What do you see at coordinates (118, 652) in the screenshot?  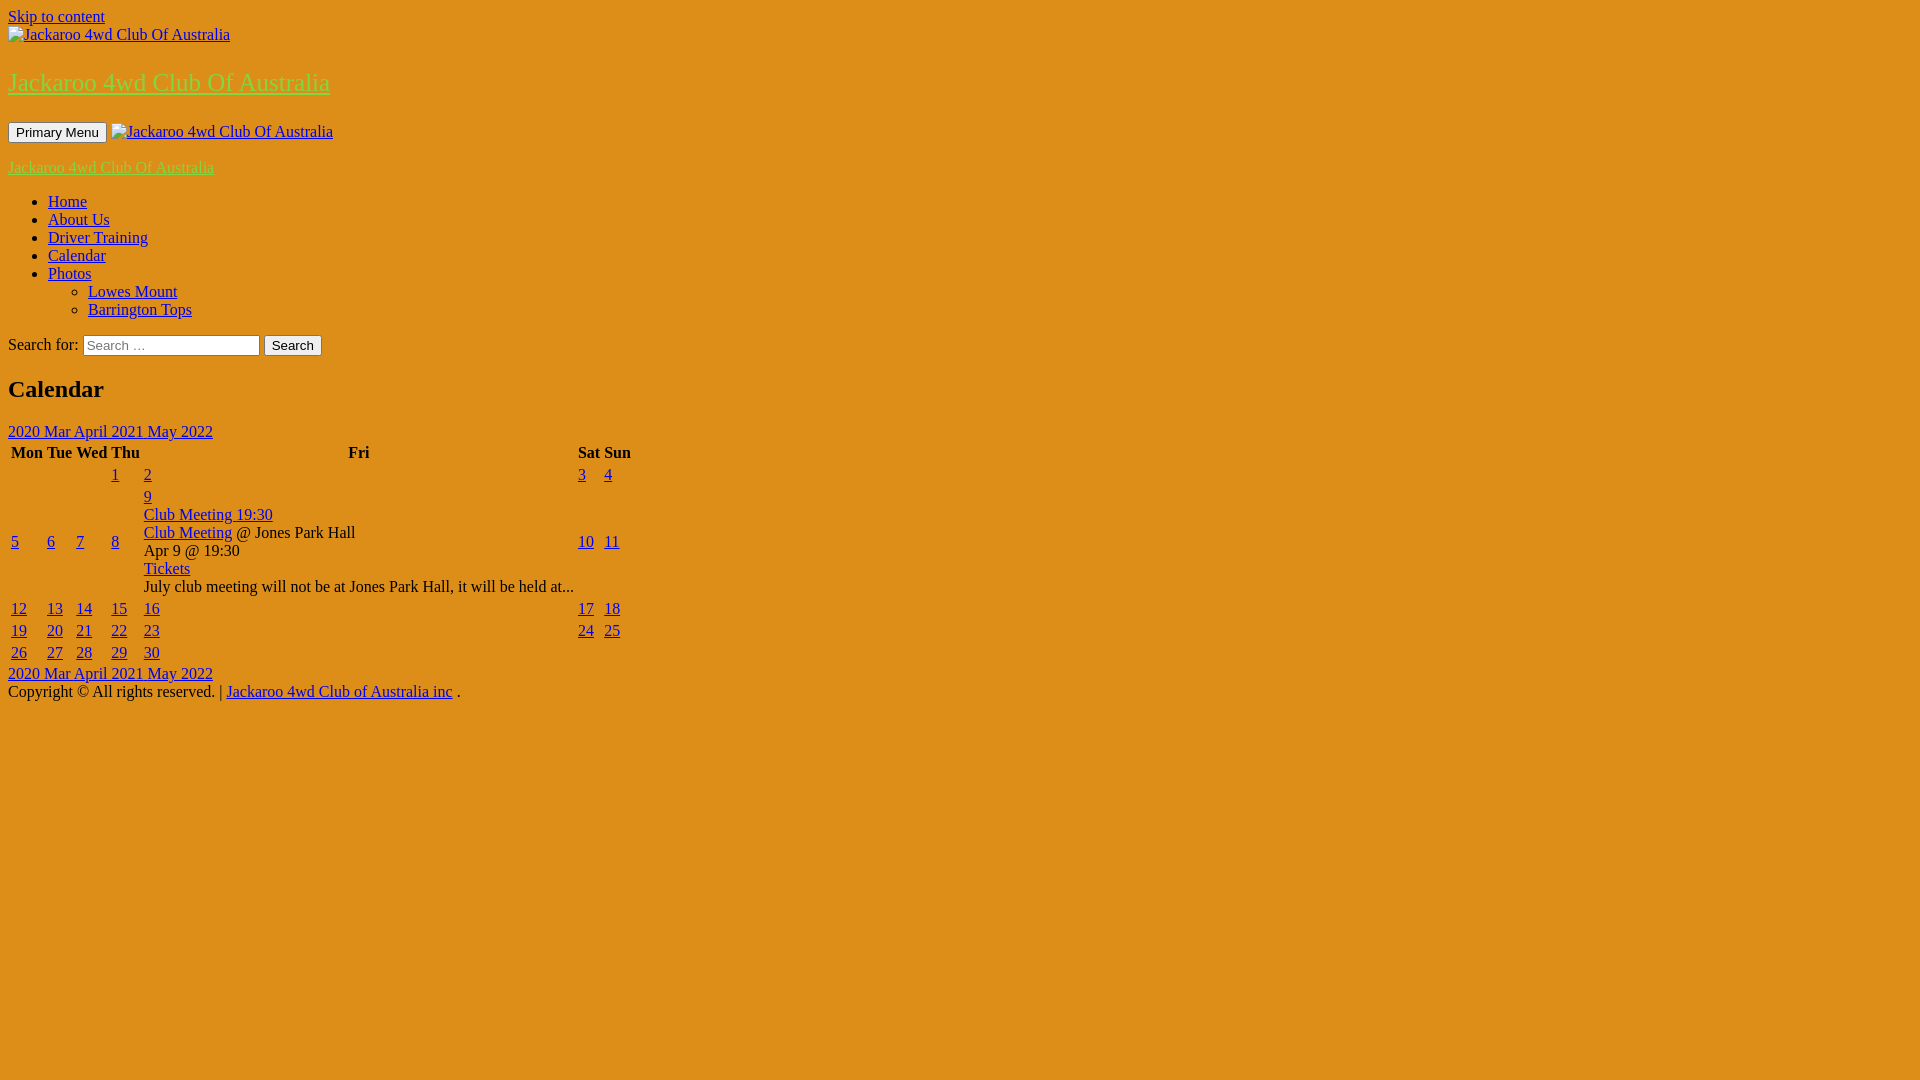 I see `'29'` at bounding box center [118, 652].